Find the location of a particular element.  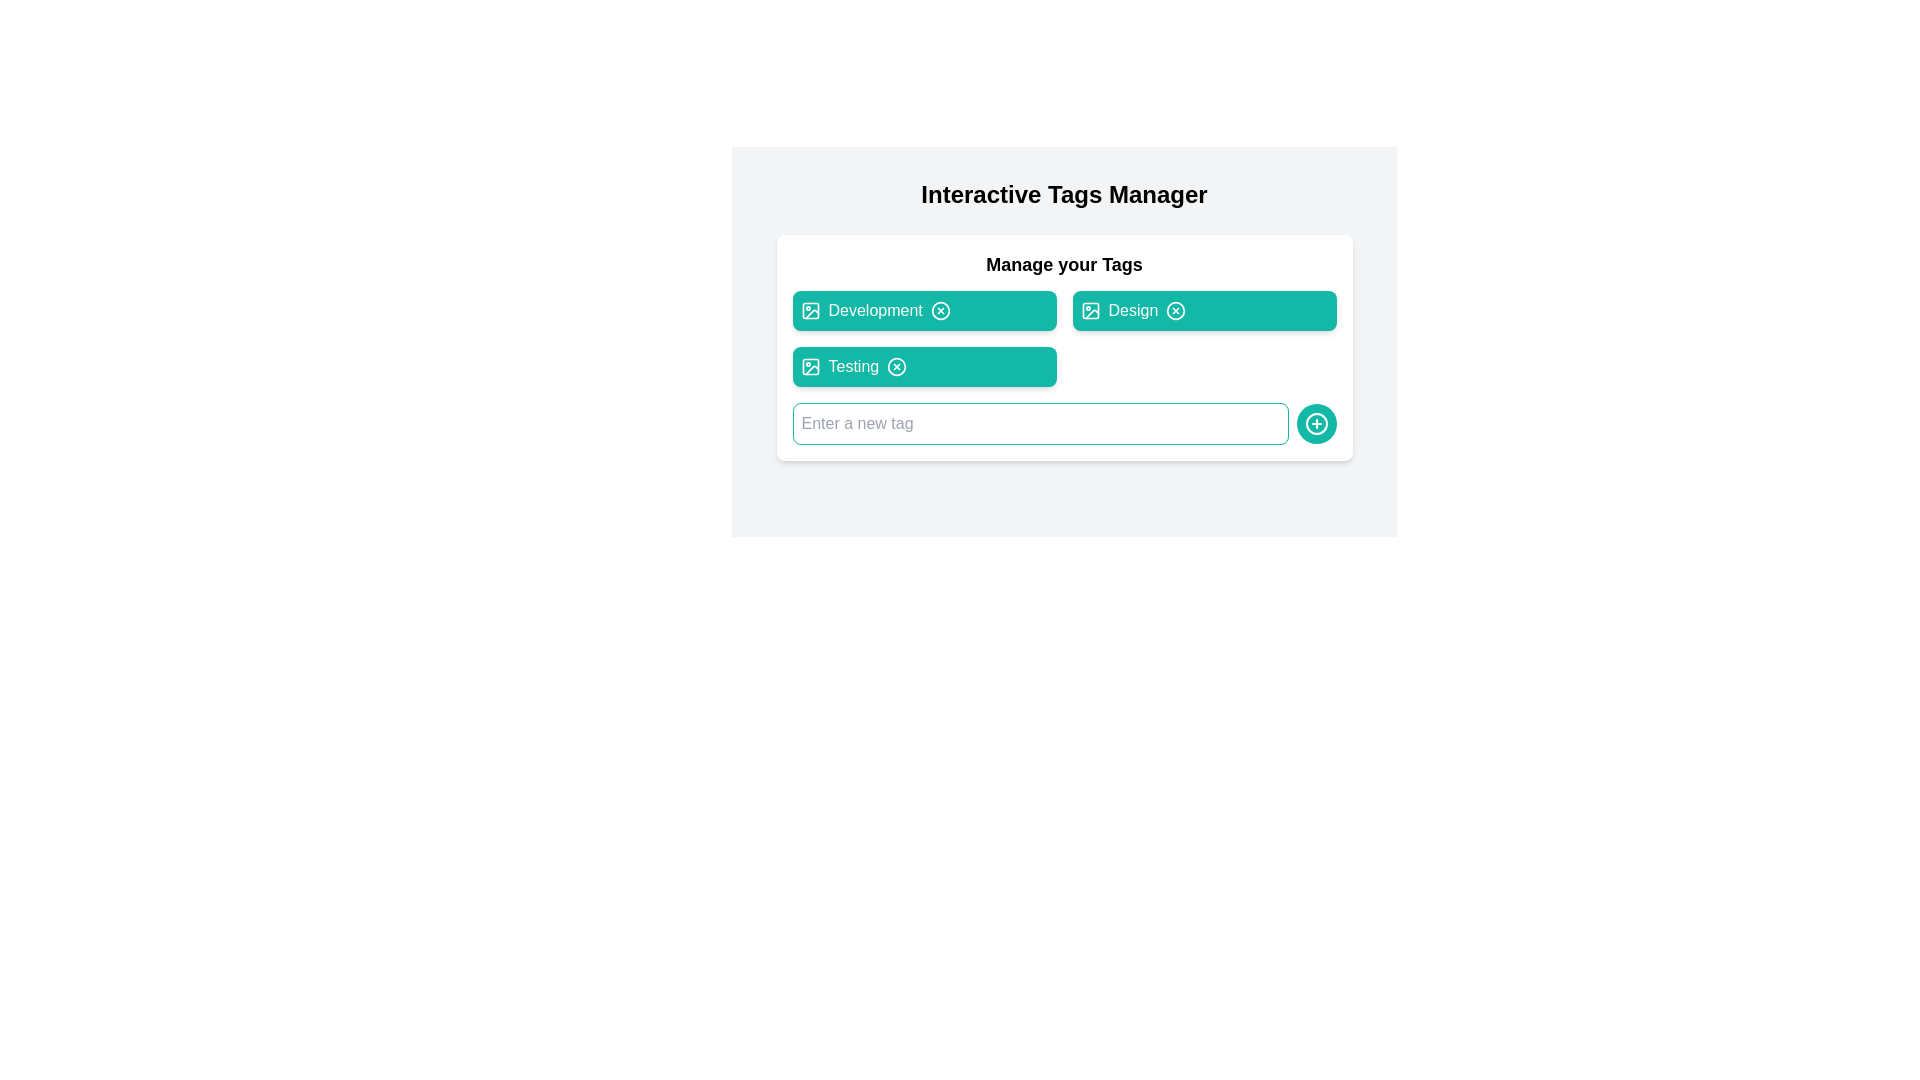

the icon representing the 'Design' tag, which is positioned is located at coordinates (1089, 311).